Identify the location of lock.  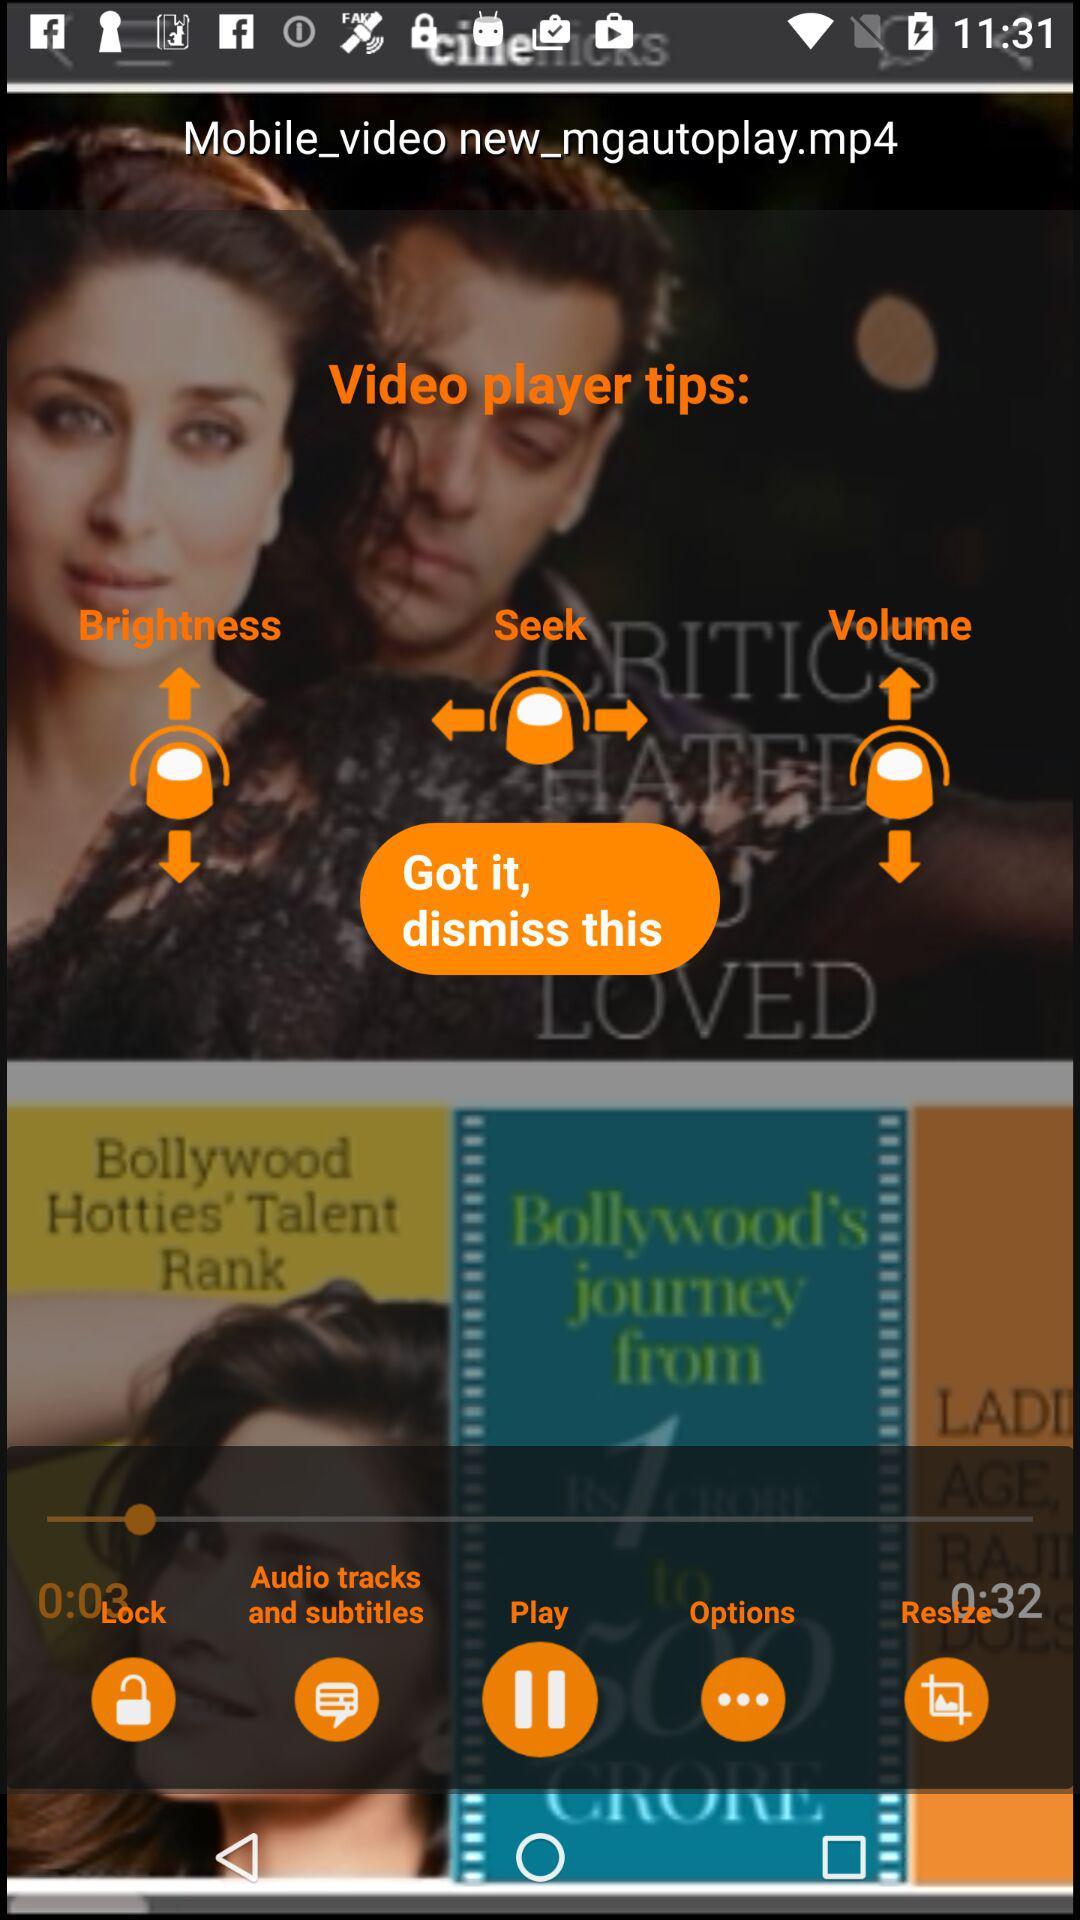
(133, 1698).